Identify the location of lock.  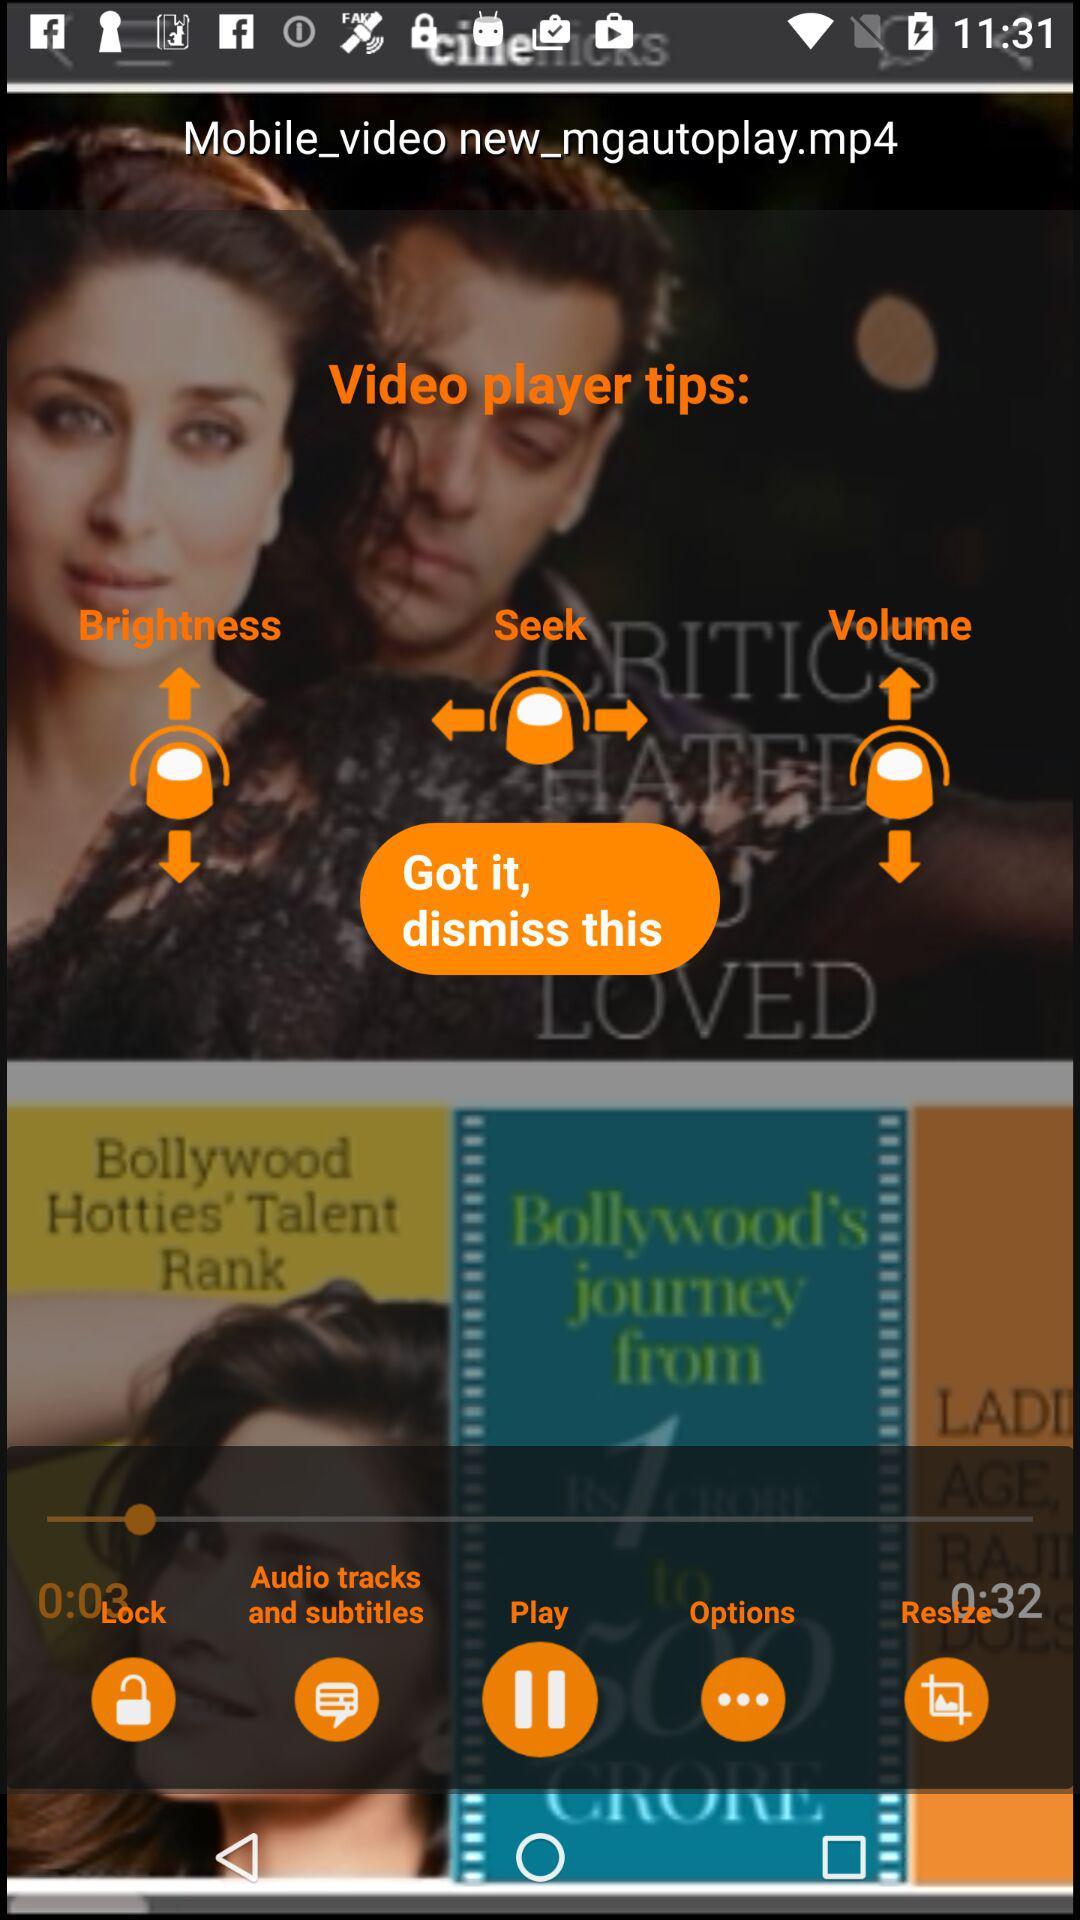
(133, 1698).